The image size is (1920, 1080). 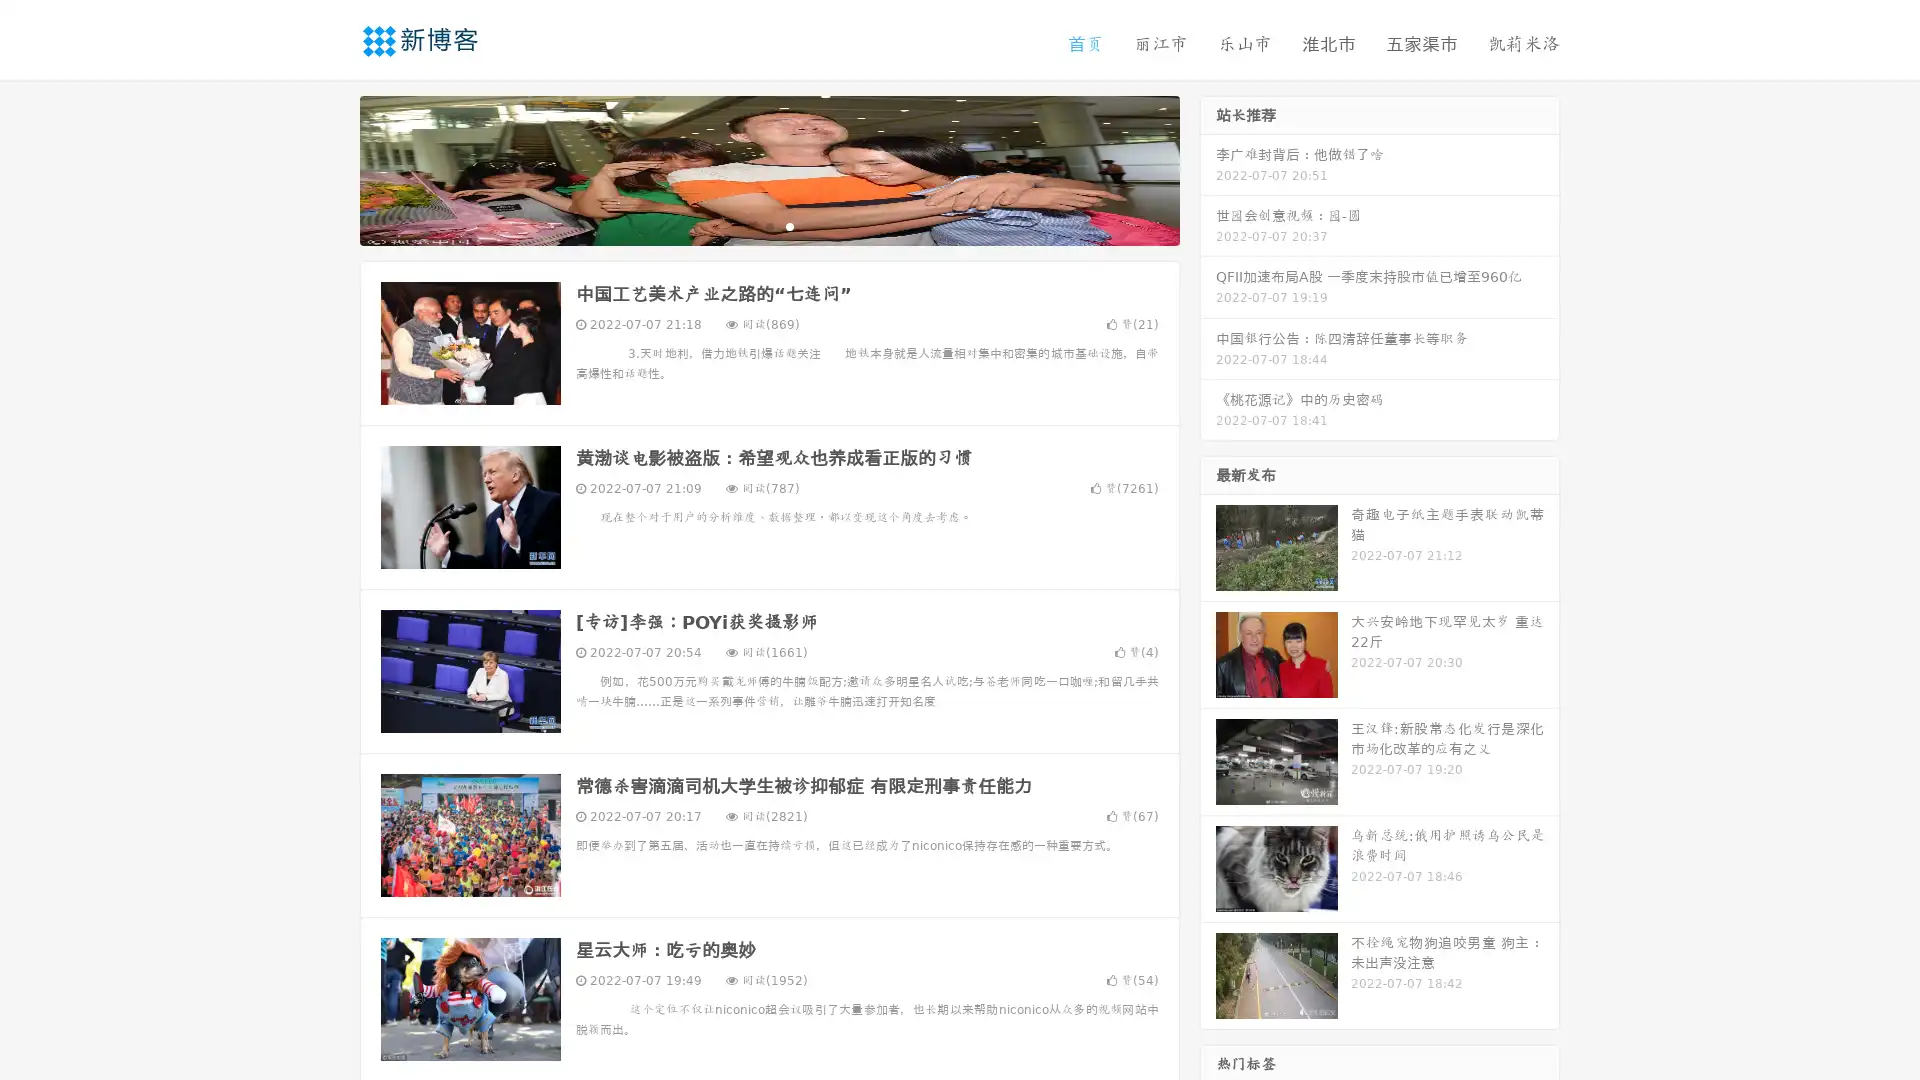 I want to click on Next slide, so click(x=1208, y=168).